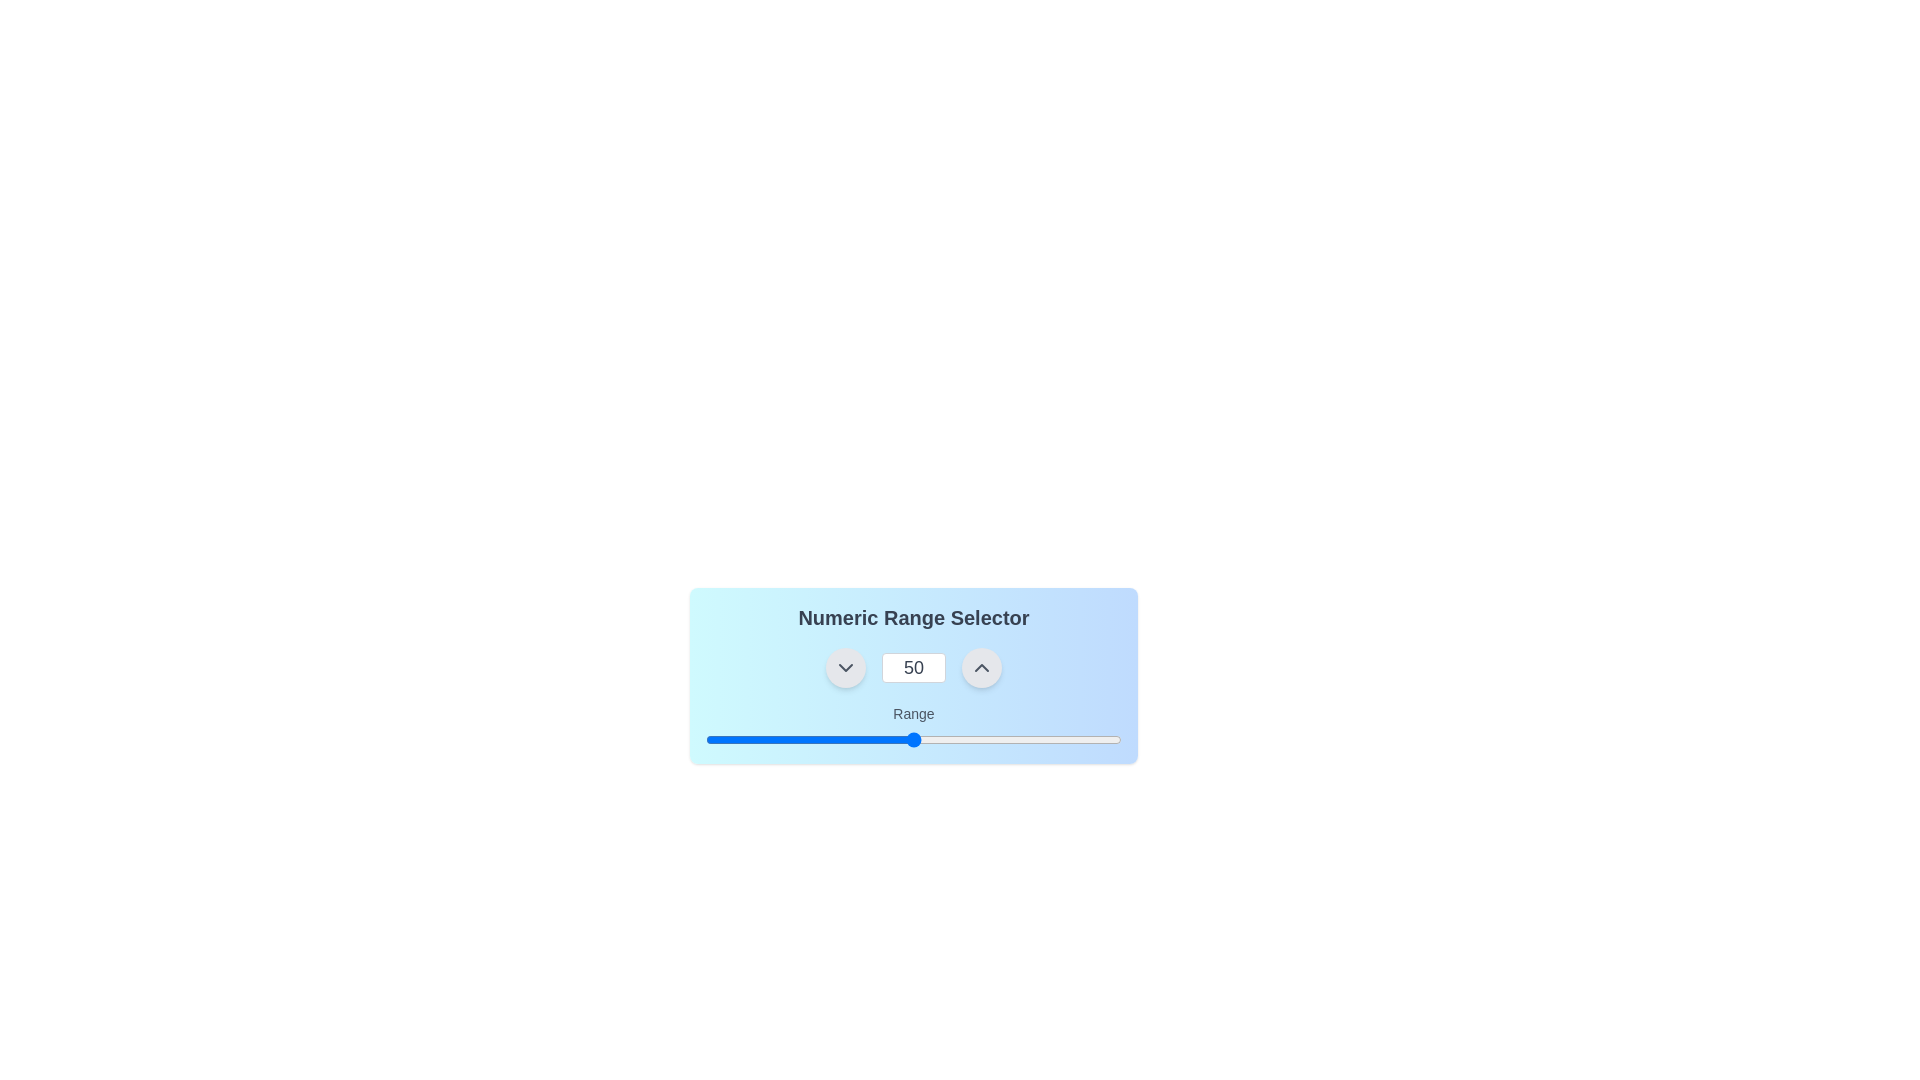 The width and height of the screenshot is (1920, 1080). I want to click on range, so click(746, 740).